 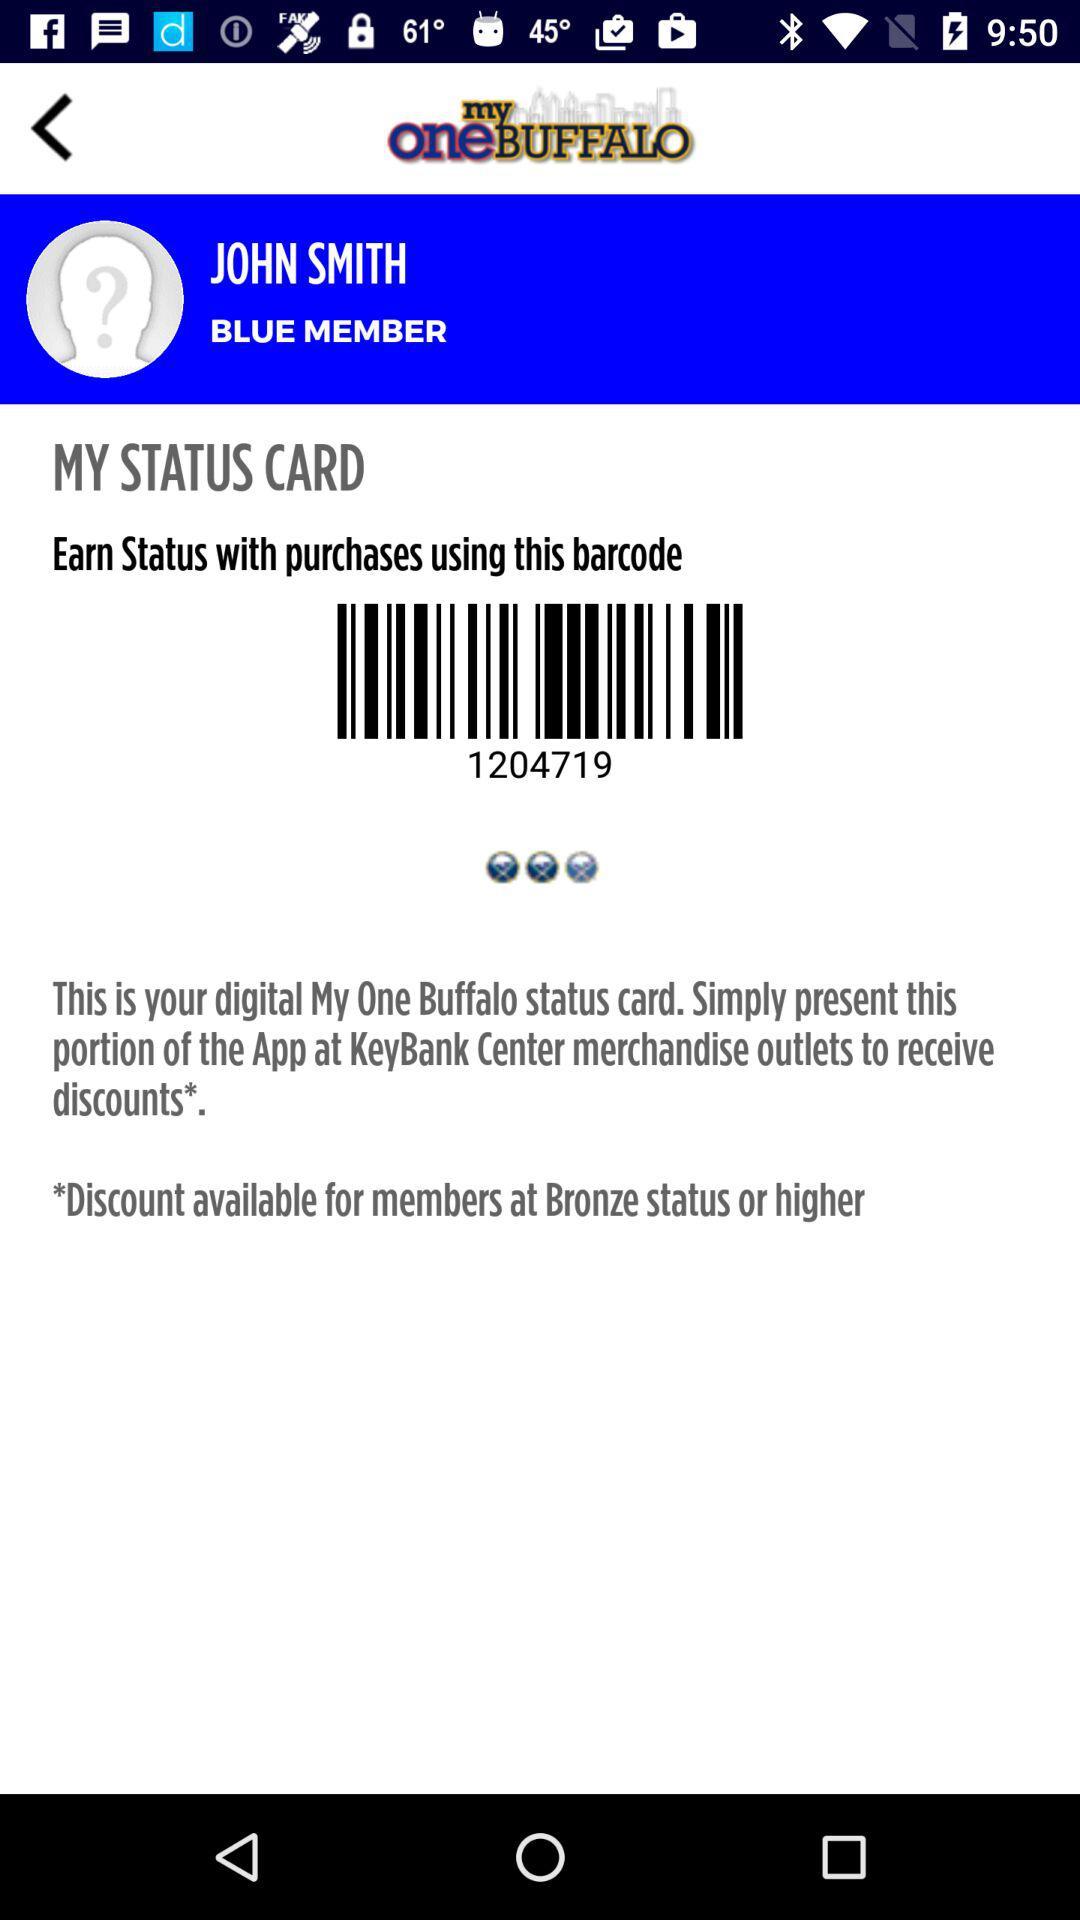 What do you see at coordinates (51, 127) in the screenshot?
I see `previous` at bounding box center [51, 127].